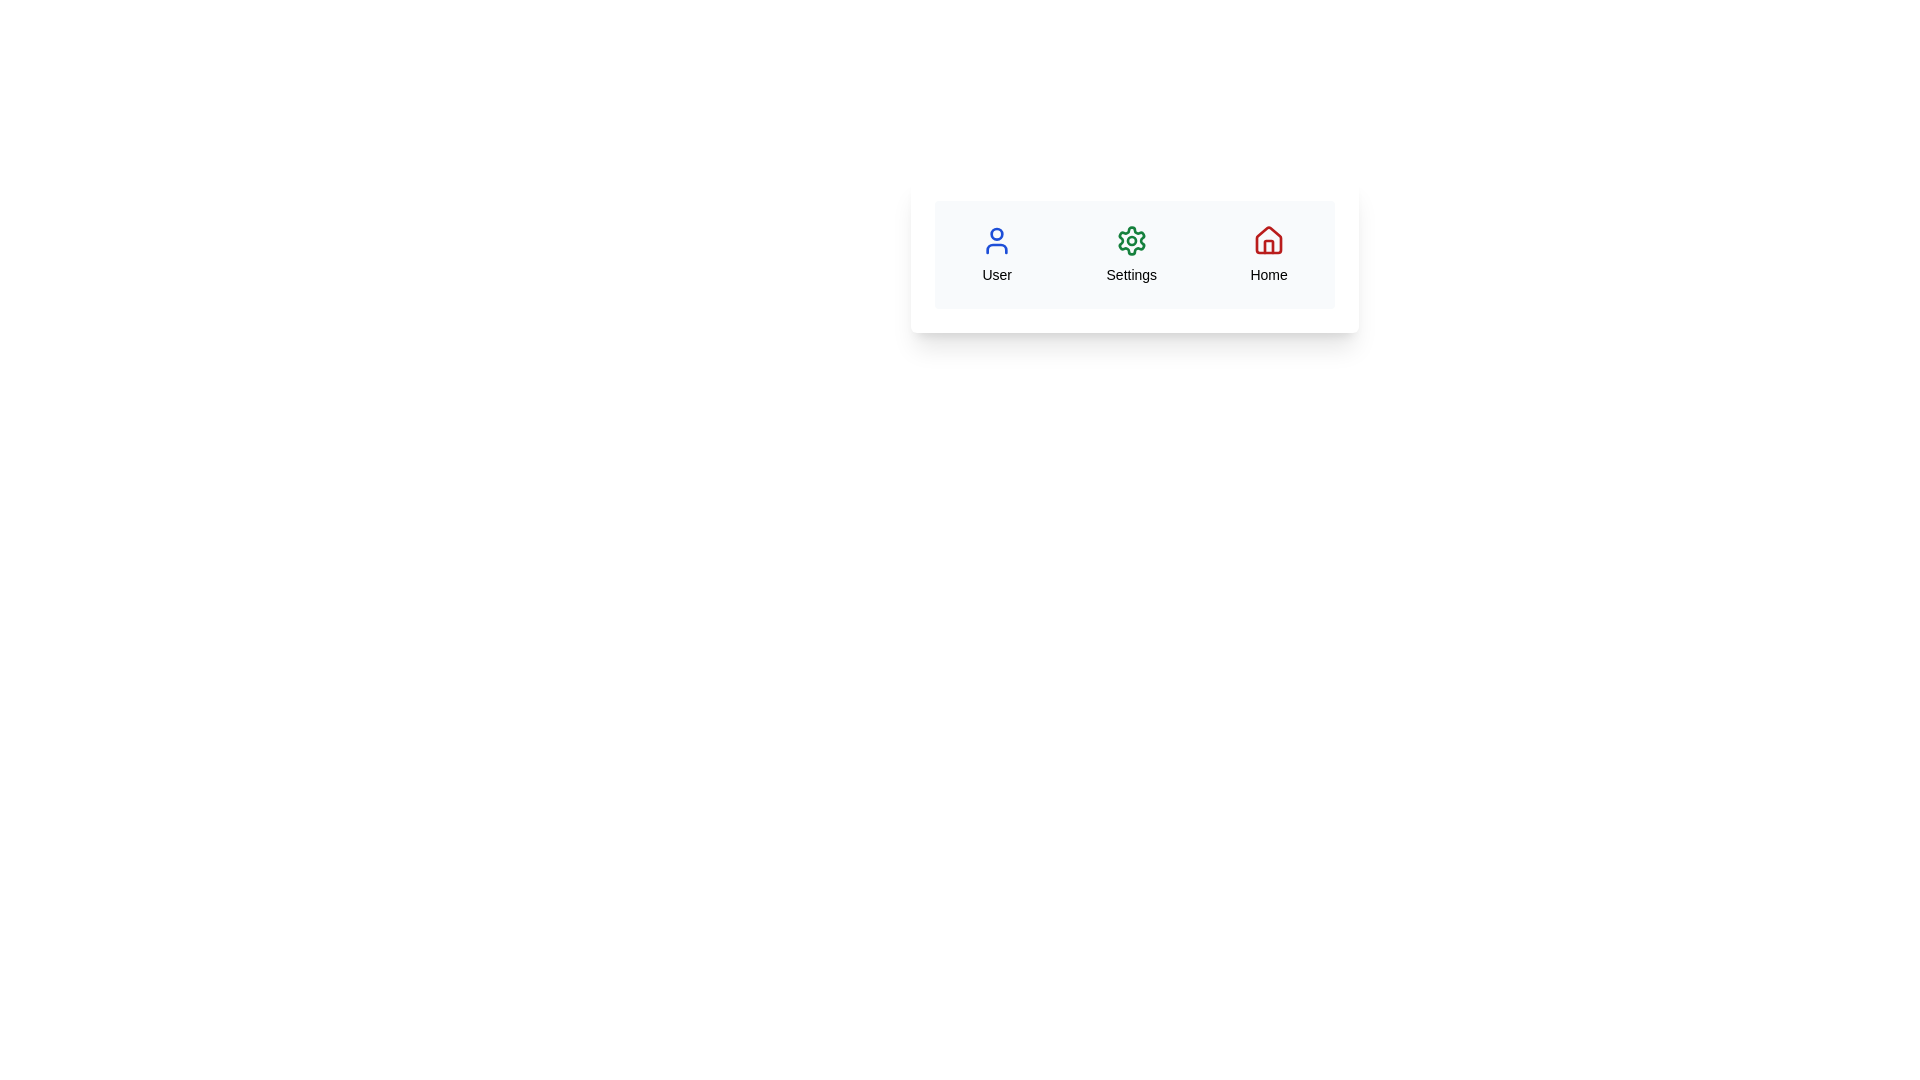  What do you see at coordinates (1268, 253) in the screenshot?
I see `the 'Home' button, which is the rightmost button in a group of three, following the 'Settings' button` at bounding box center [1268, 253].